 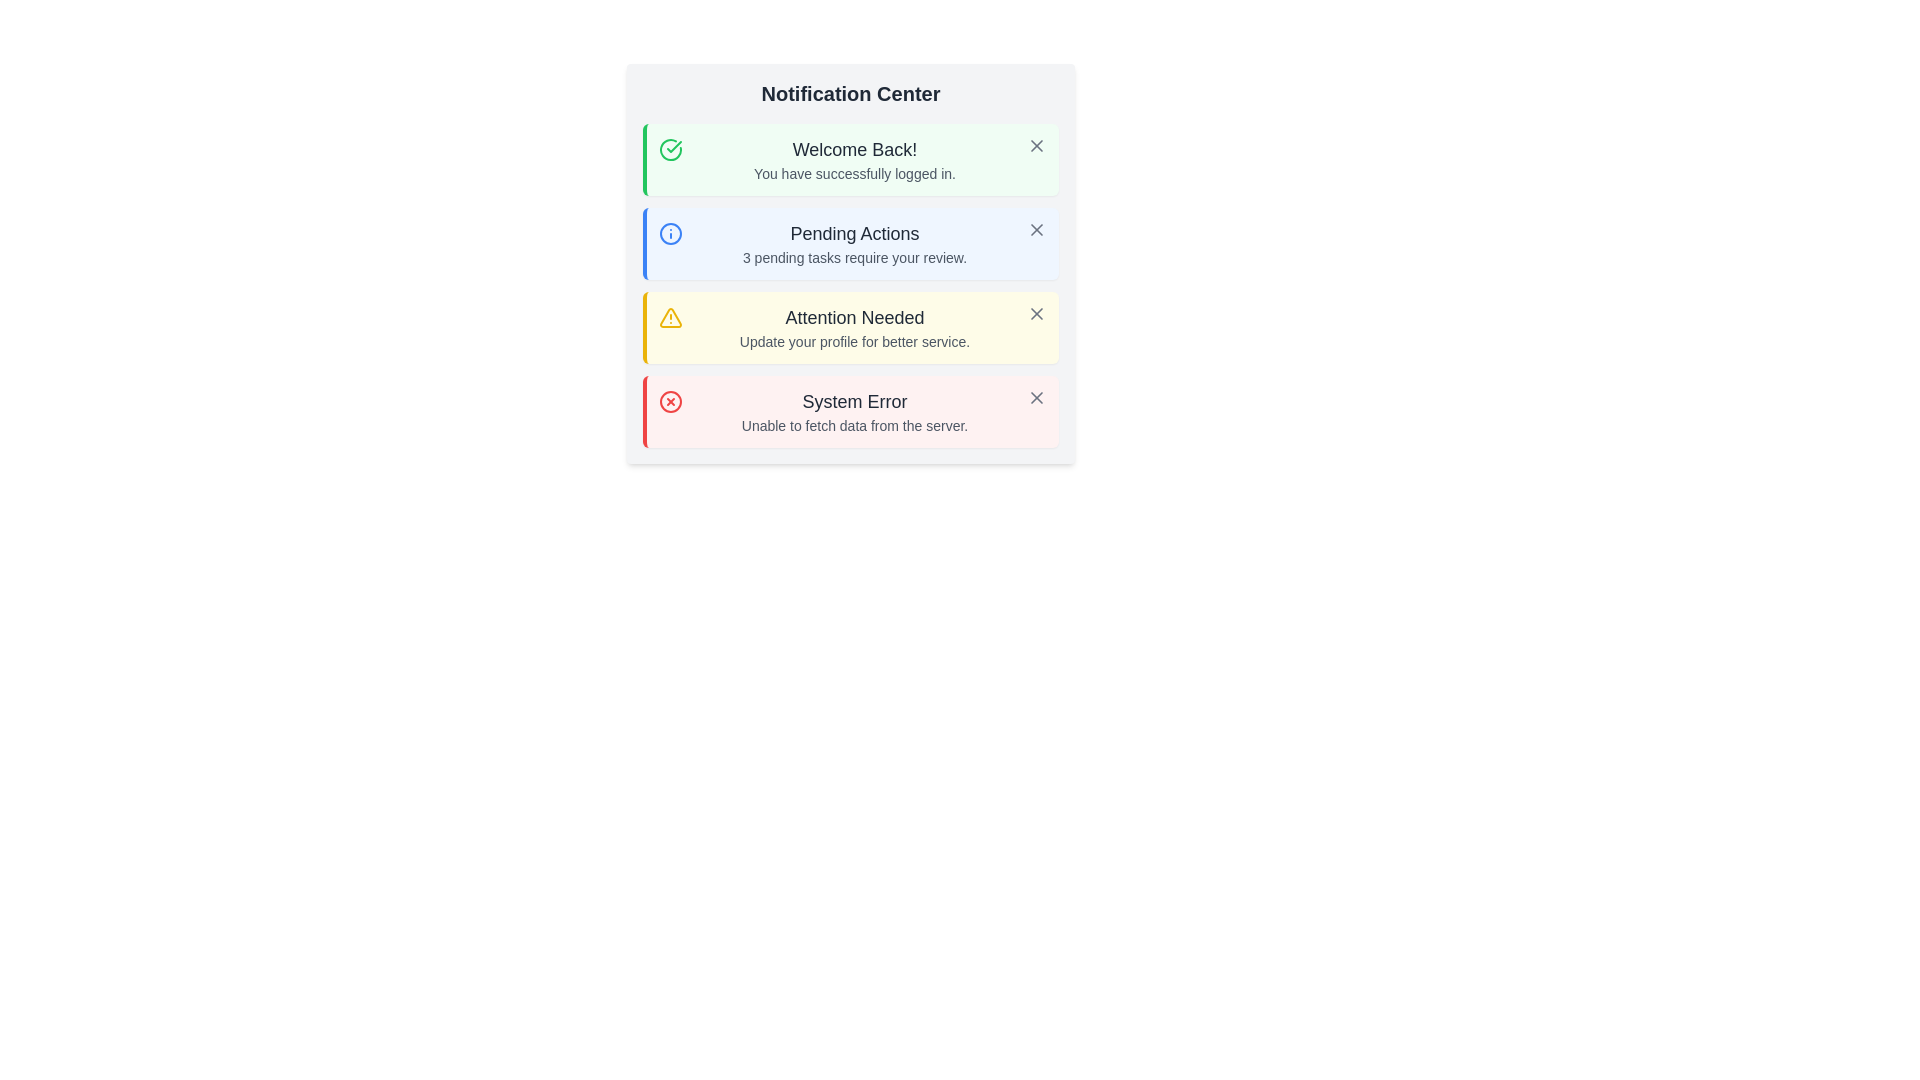 What do you see at coordinates (671, 316) in the screenshot?
I see `the yellow warning icon shaped as a triangle with a white exclamation mark inside, located to the left of the text 'Attention Needed' in the notification list` at bounding box center [671, 316].